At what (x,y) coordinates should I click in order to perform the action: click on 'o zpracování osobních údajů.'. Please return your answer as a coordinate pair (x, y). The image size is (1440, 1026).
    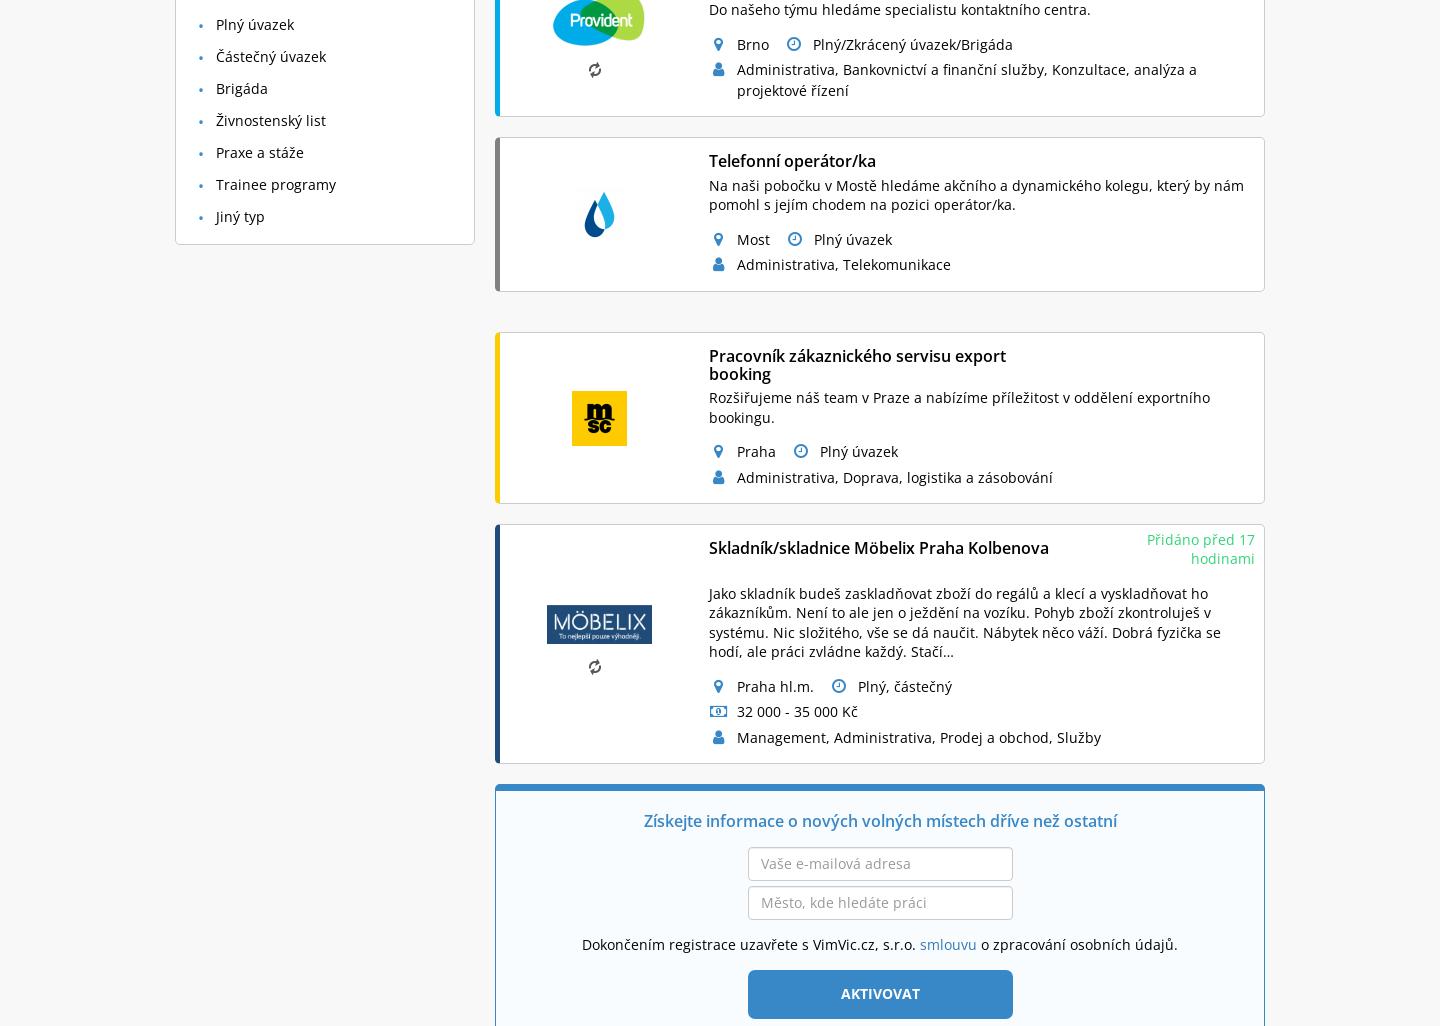
    Looking at the image, I should click on (1077, 943).